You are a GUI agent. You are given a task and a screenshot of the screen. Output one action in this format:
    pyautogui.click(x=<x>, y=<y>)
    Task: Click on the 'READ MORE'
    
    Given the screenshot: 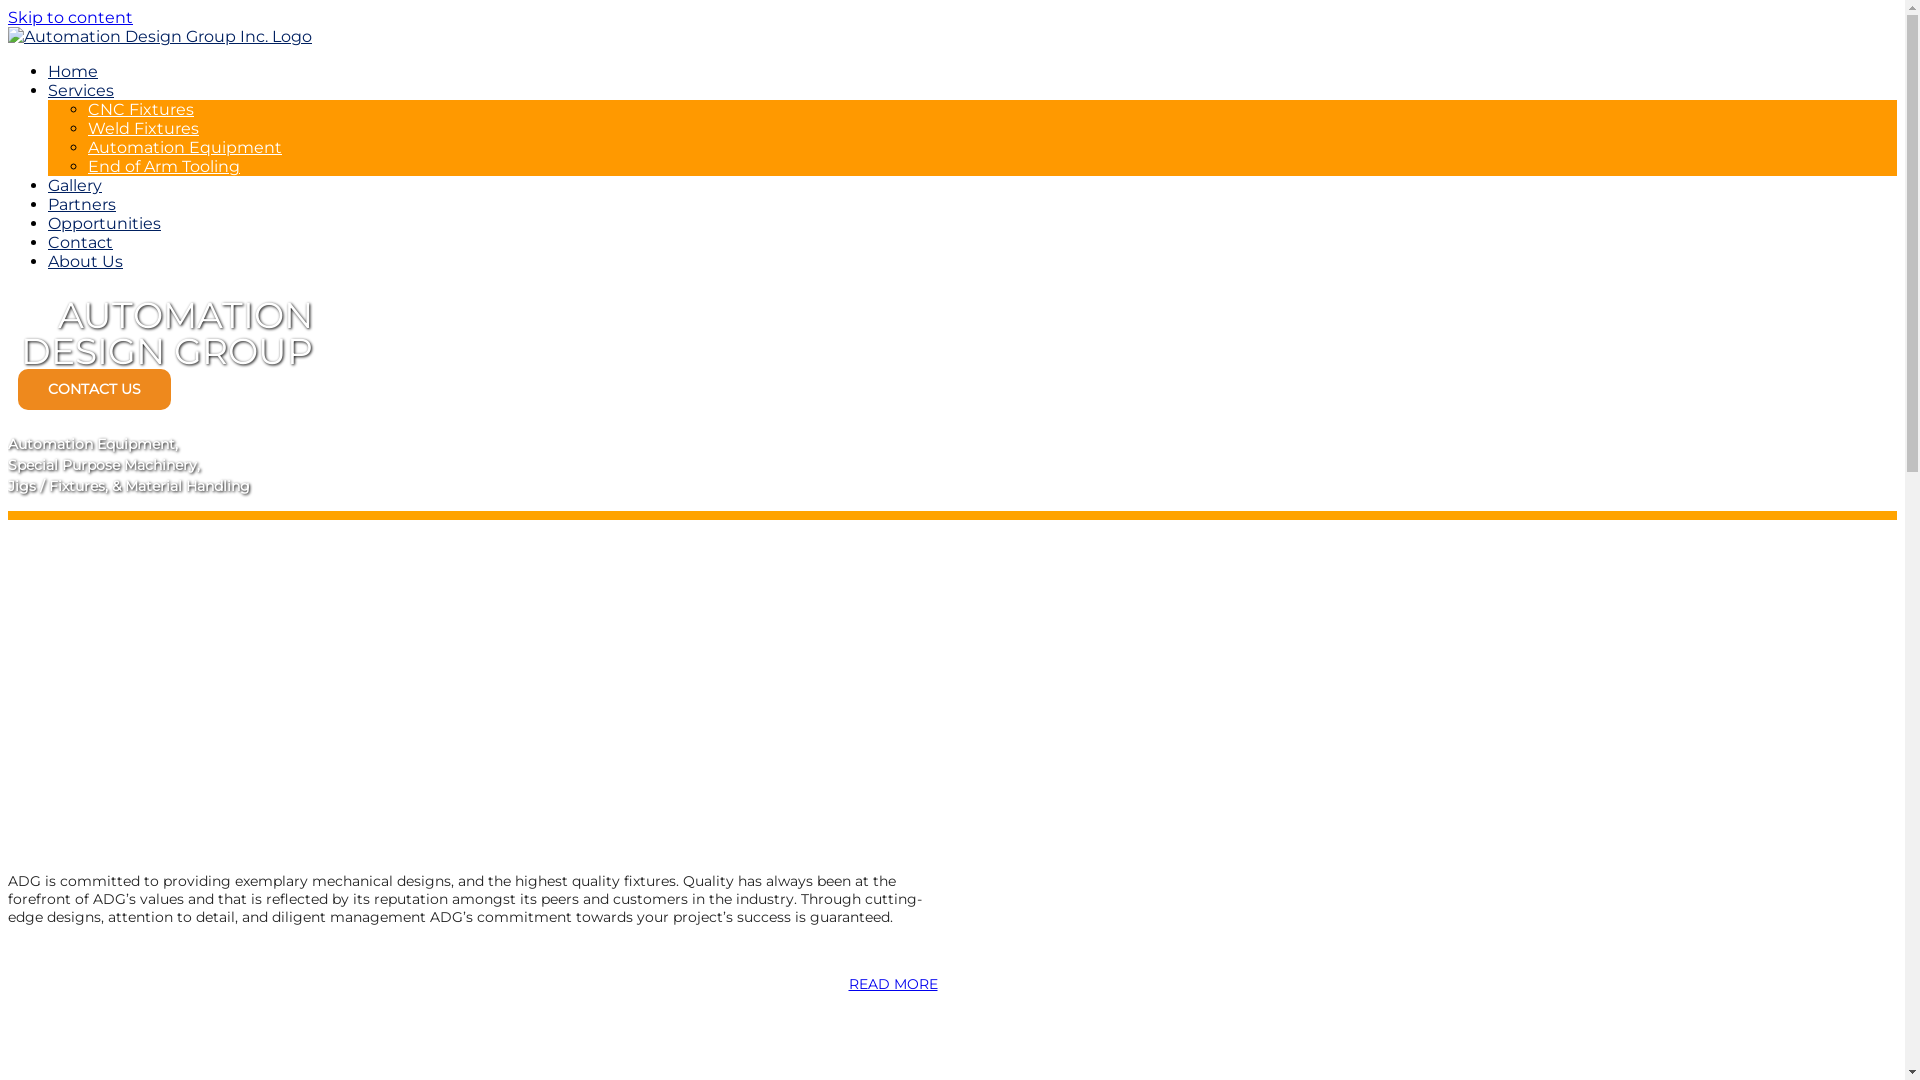 What is the action you would take?
    pyautogui.click(x=891, y=982)
    